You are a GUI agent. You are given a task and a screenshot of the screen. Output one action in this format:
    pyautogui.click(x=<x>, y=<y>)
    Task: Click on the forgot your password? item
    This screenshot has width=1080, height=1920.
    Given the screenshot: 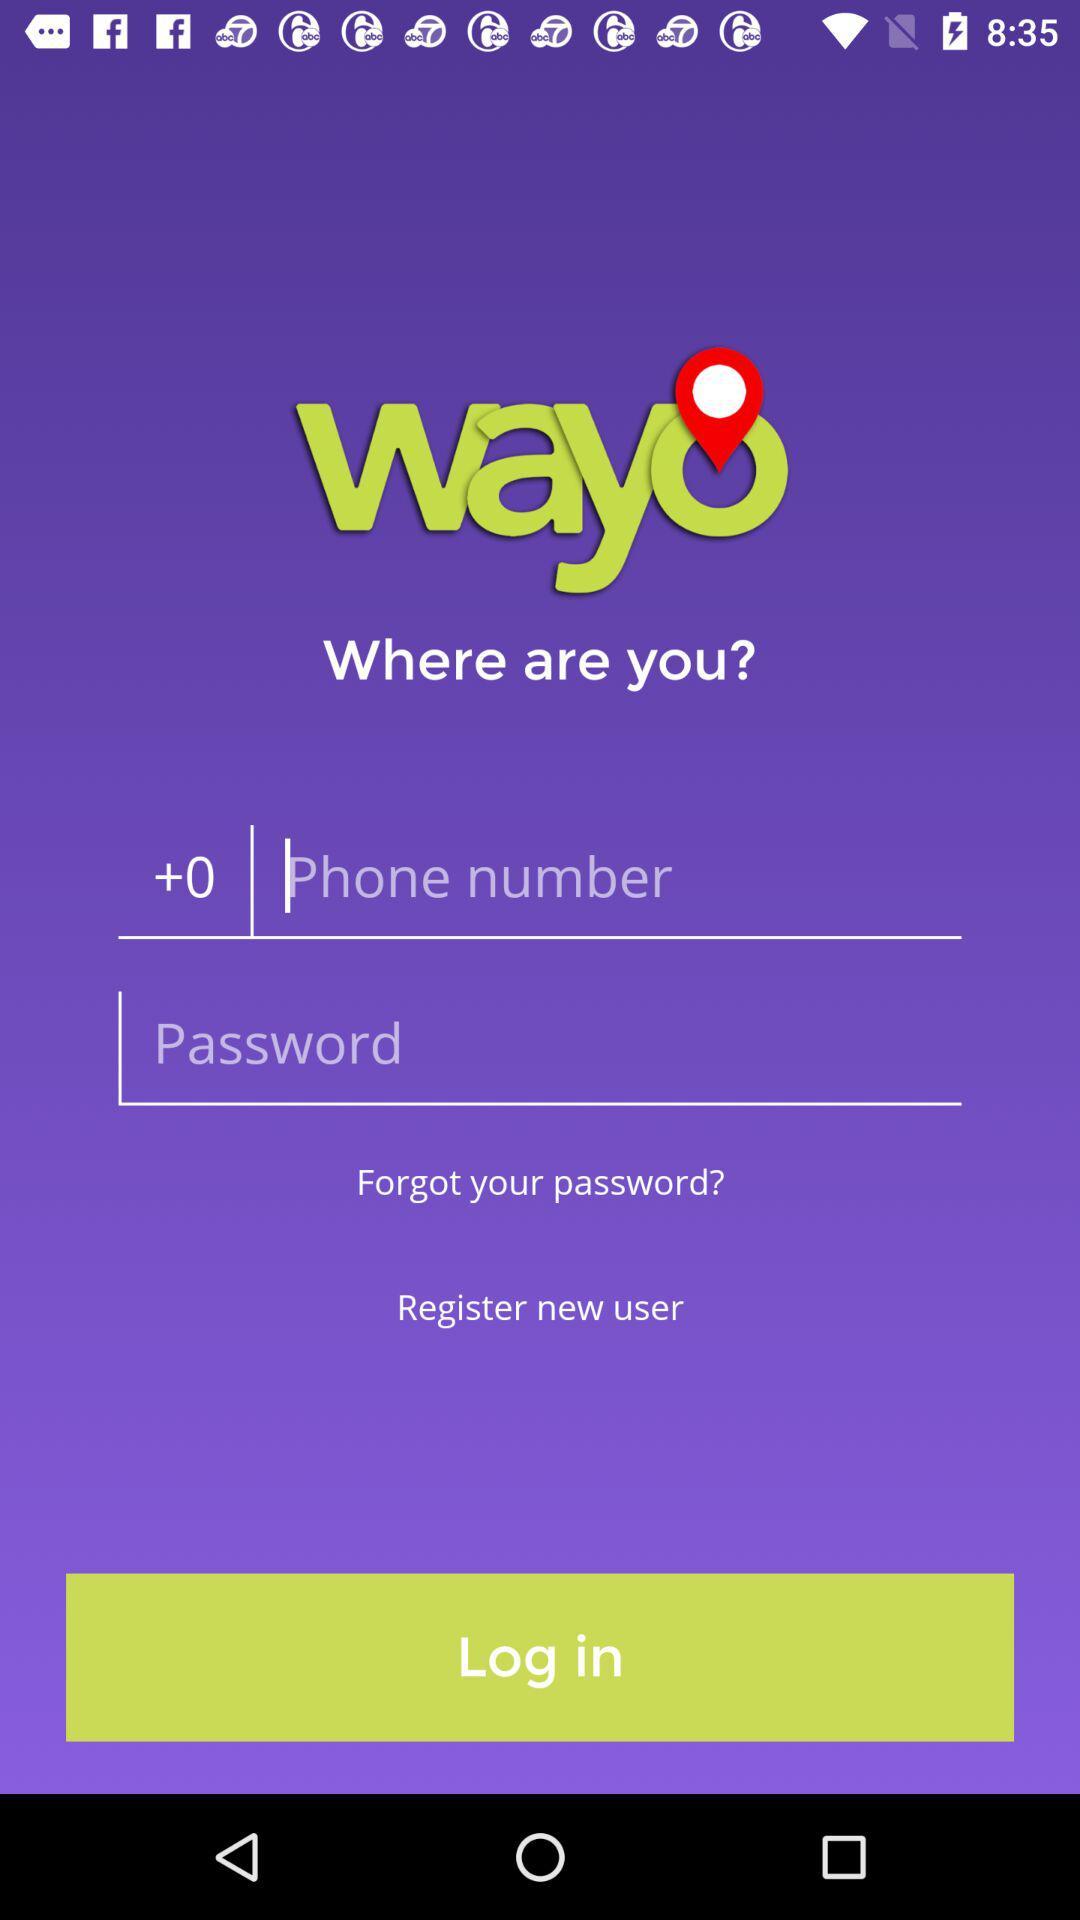 What is the action you would take?
    pyautogui.click(x=540, y=1181)
    